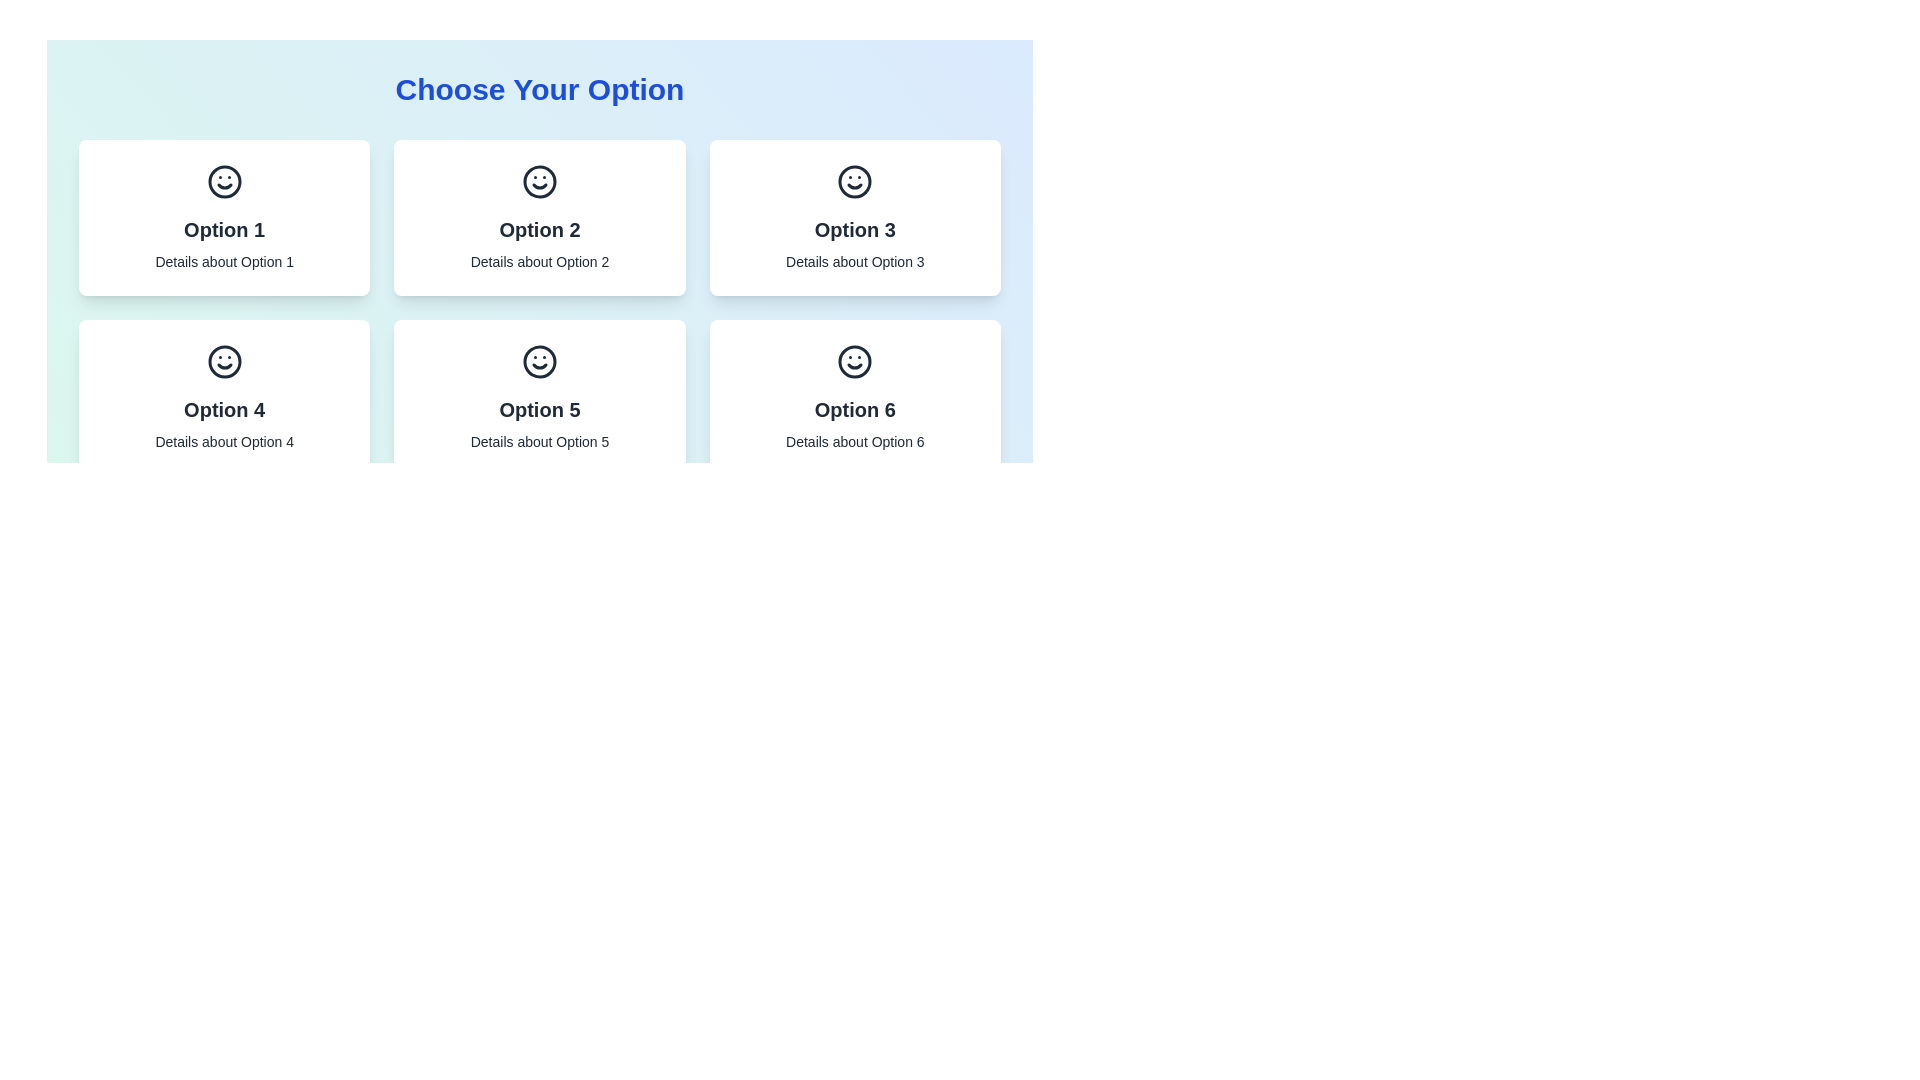 The image size is (1920, 1080). I want to click on the text label displaying 'Details about Option 6', which is positioned below the title 'Option 6' within the card labeled 'Option 6', so click(855, 441).